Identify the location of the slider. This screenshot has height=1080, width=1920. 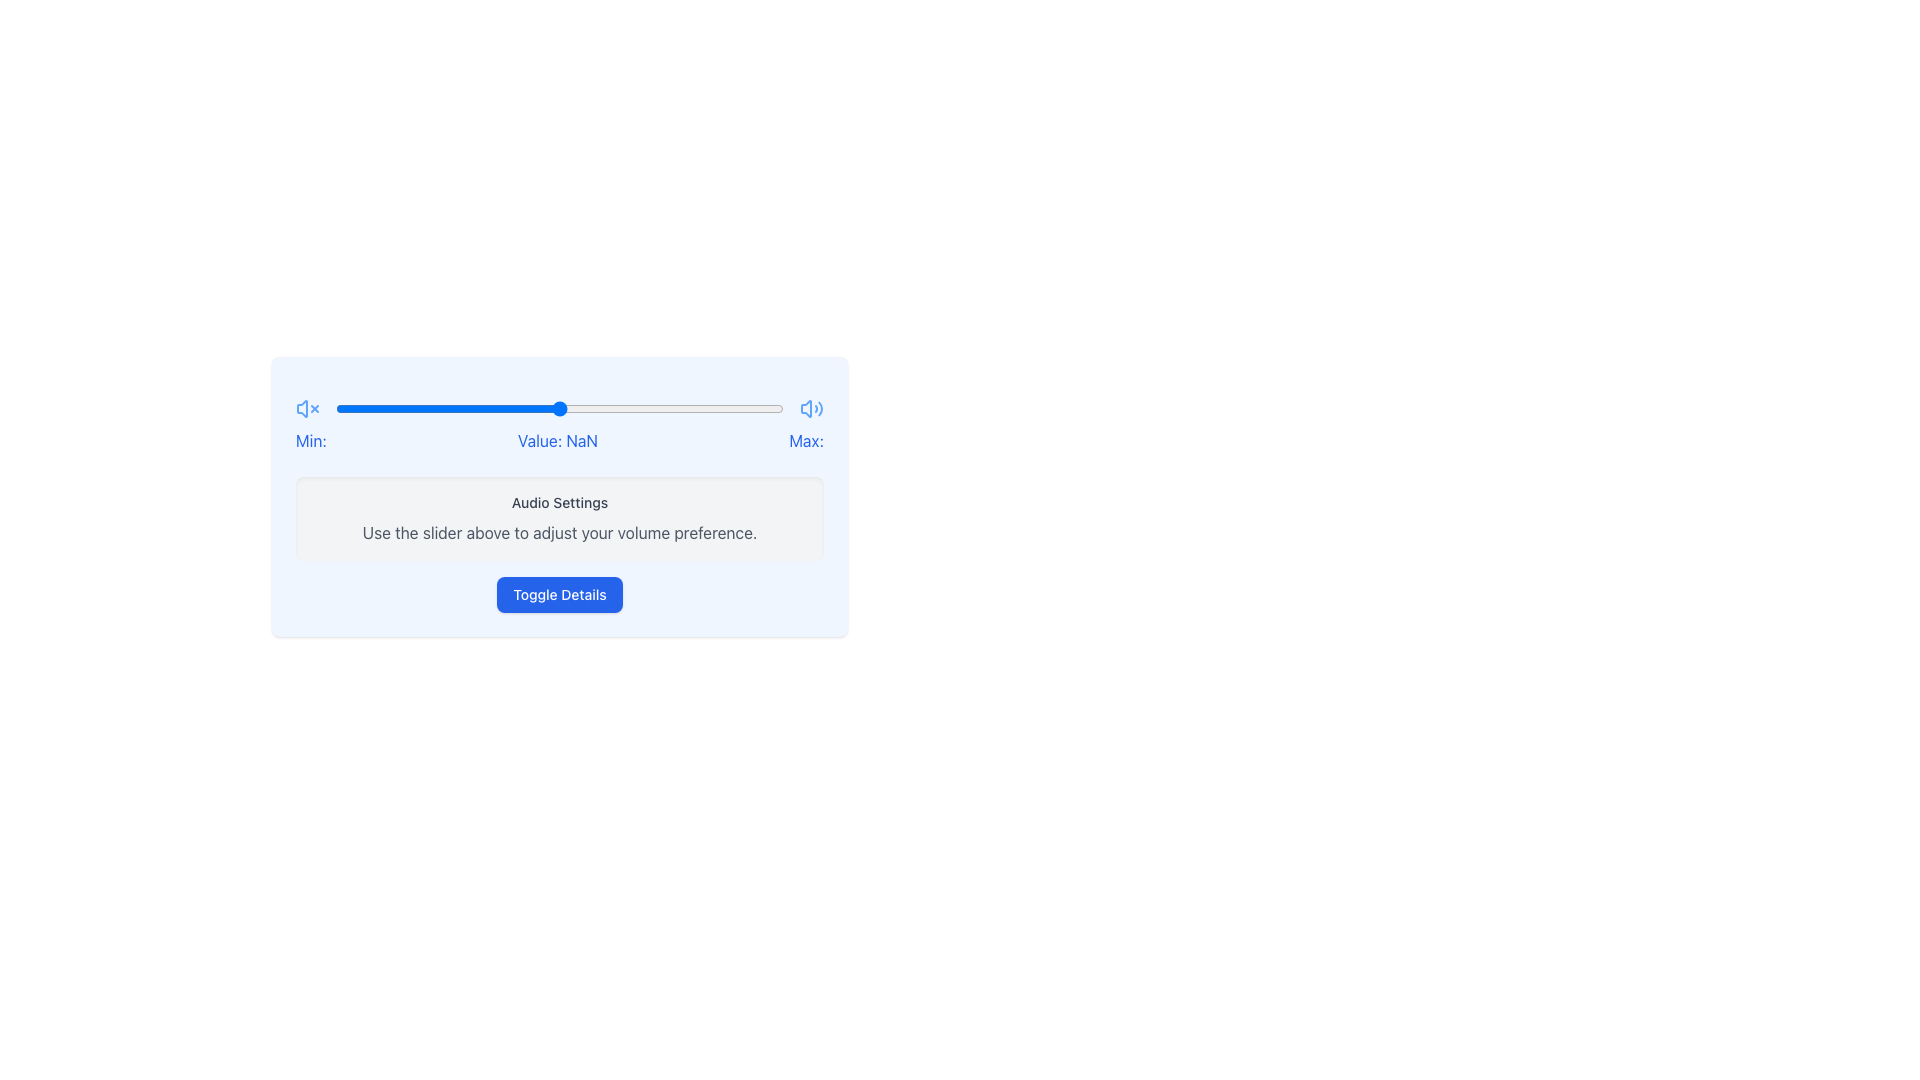
(694, 407).